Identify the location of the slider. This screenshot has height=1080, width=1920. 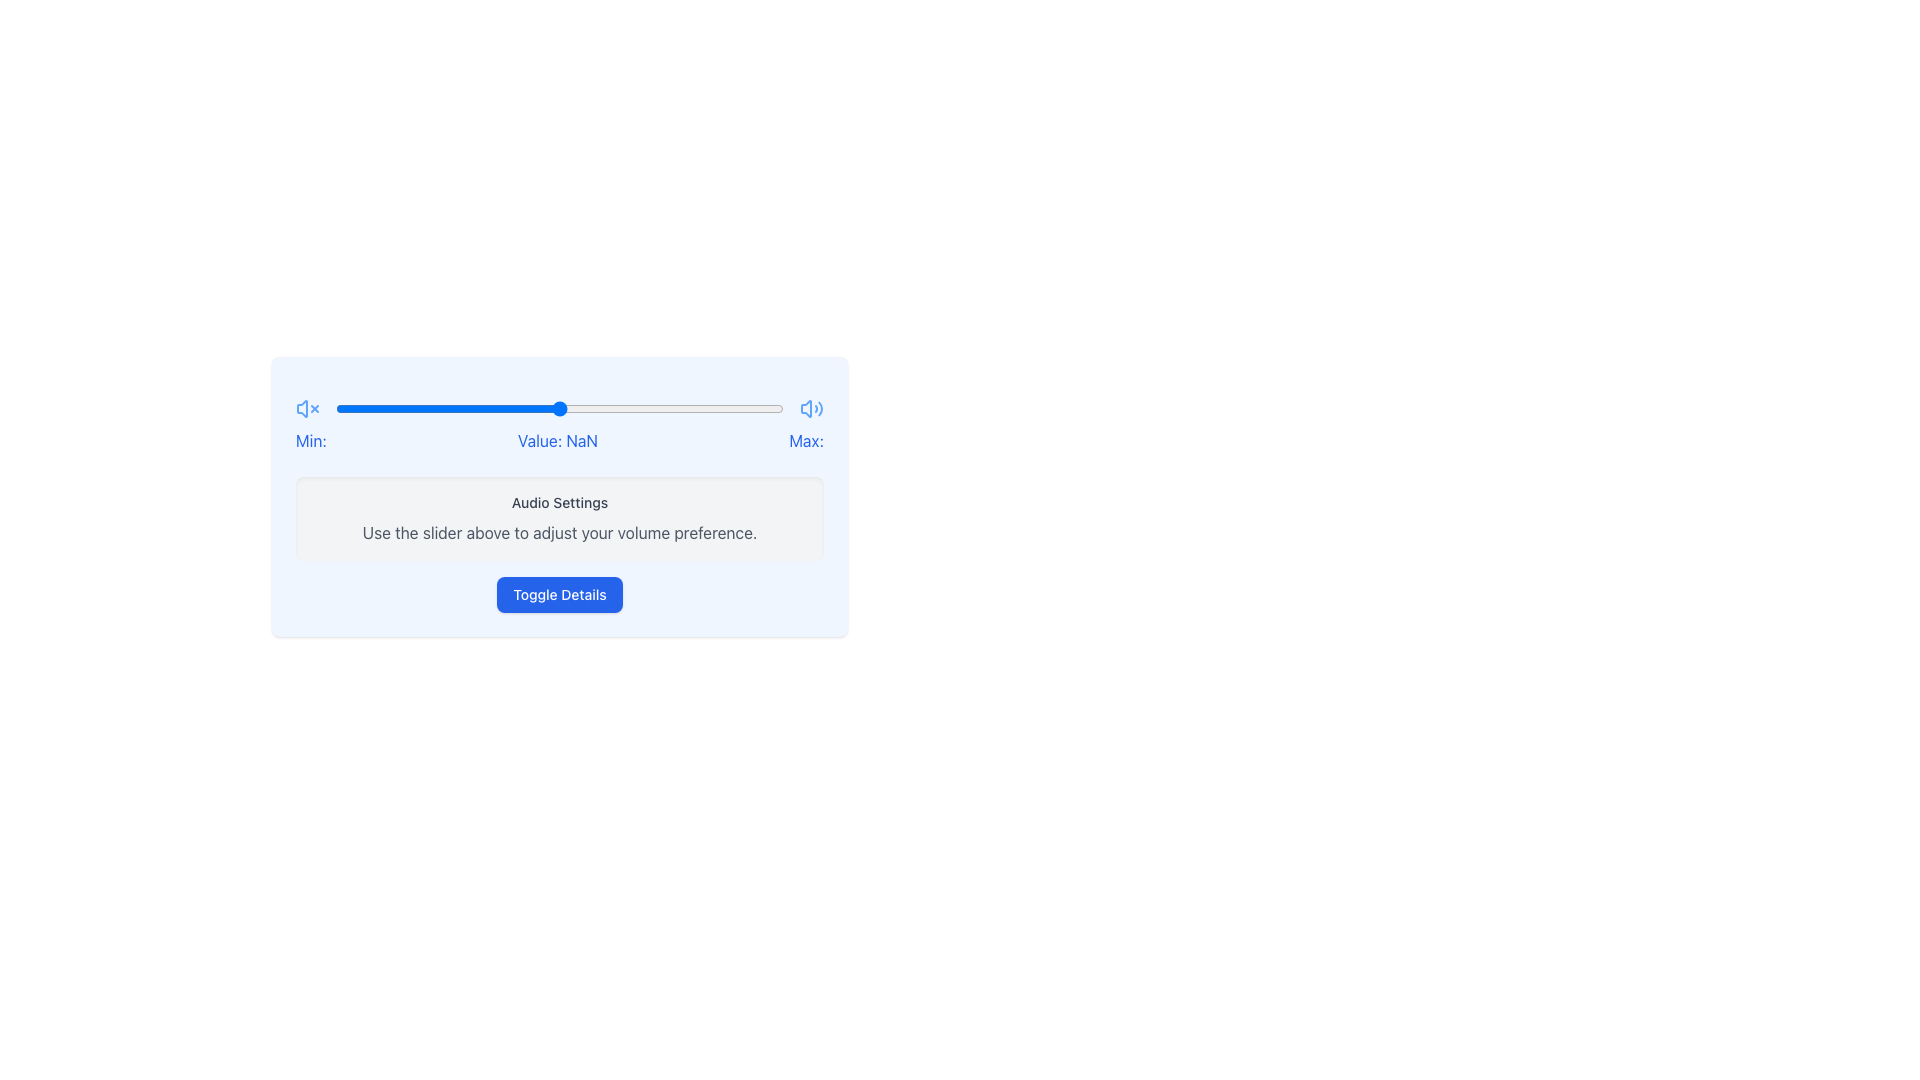
(694, 407).